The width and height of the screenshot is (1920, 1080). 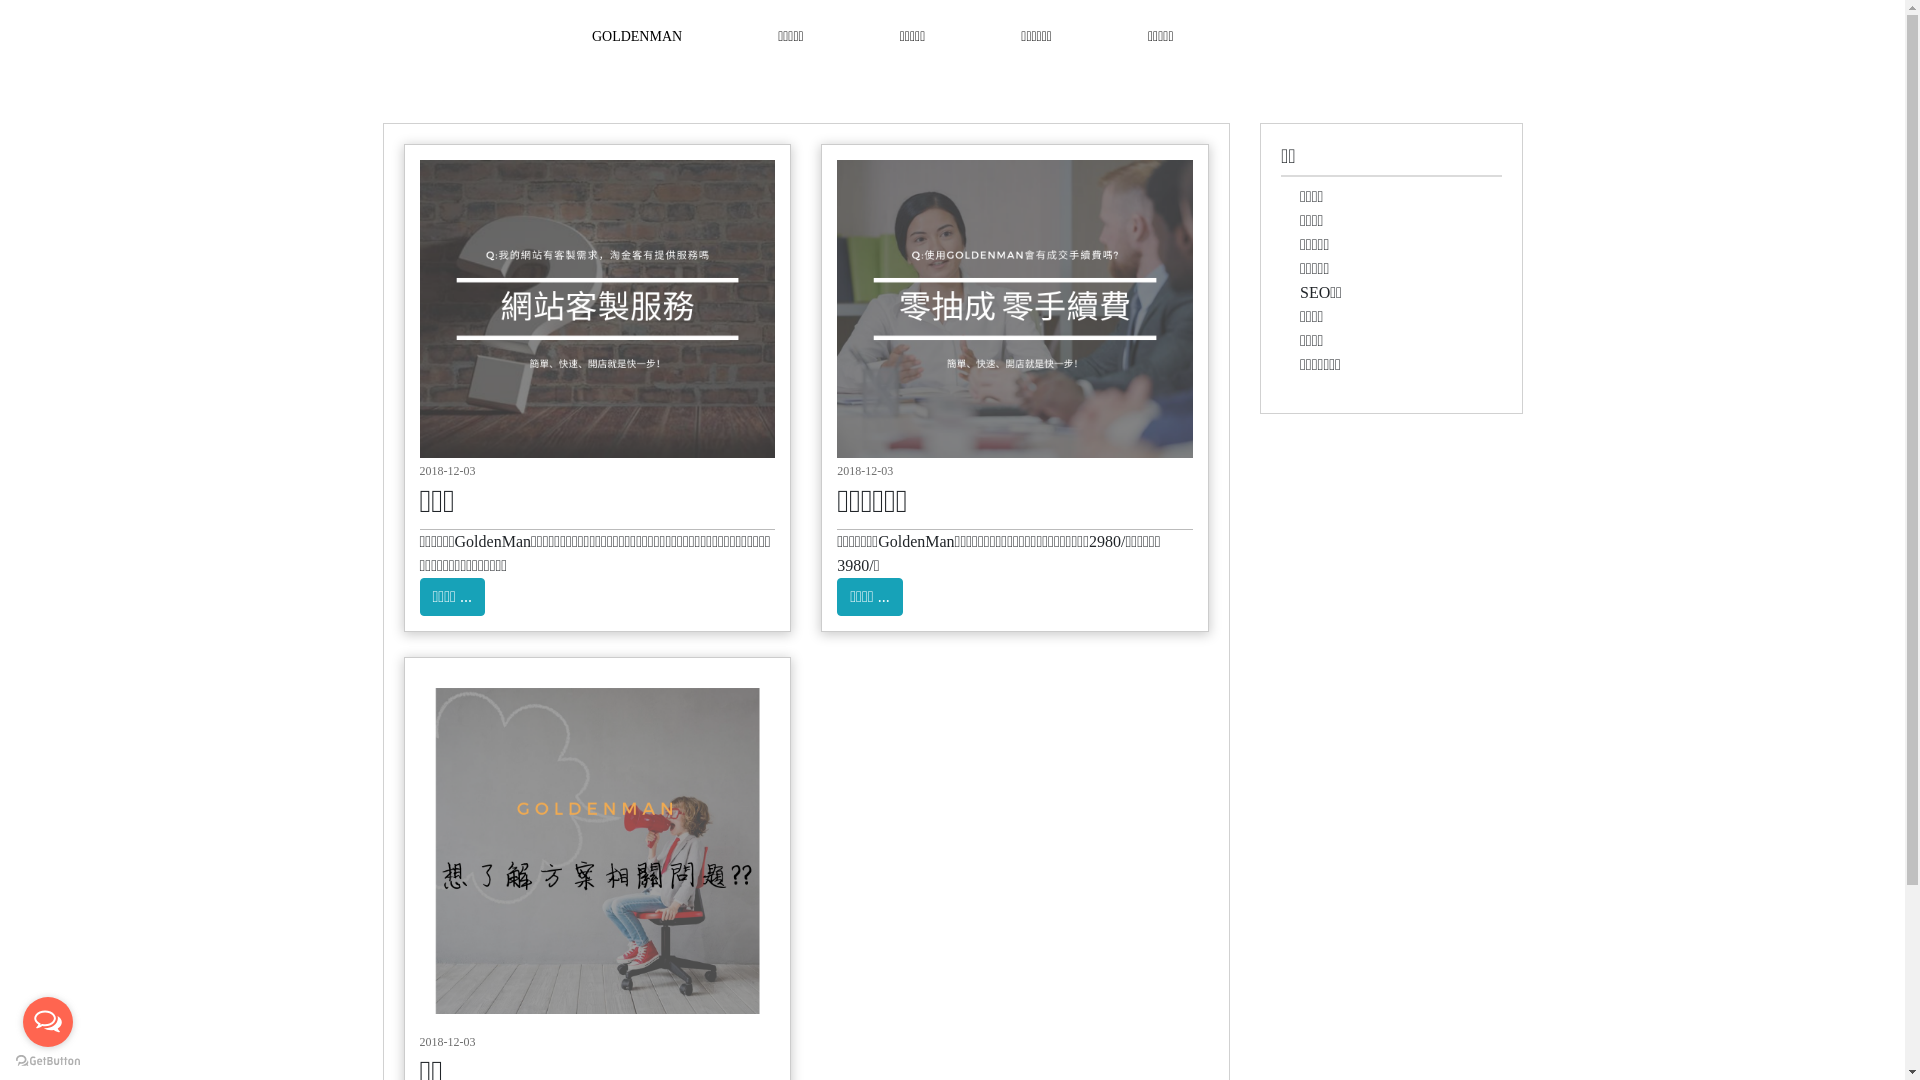 What do you see at coordinates (636, 35) in the screenshot?
I see `'GOLDENMAN'` at bounding box center [636, 35].